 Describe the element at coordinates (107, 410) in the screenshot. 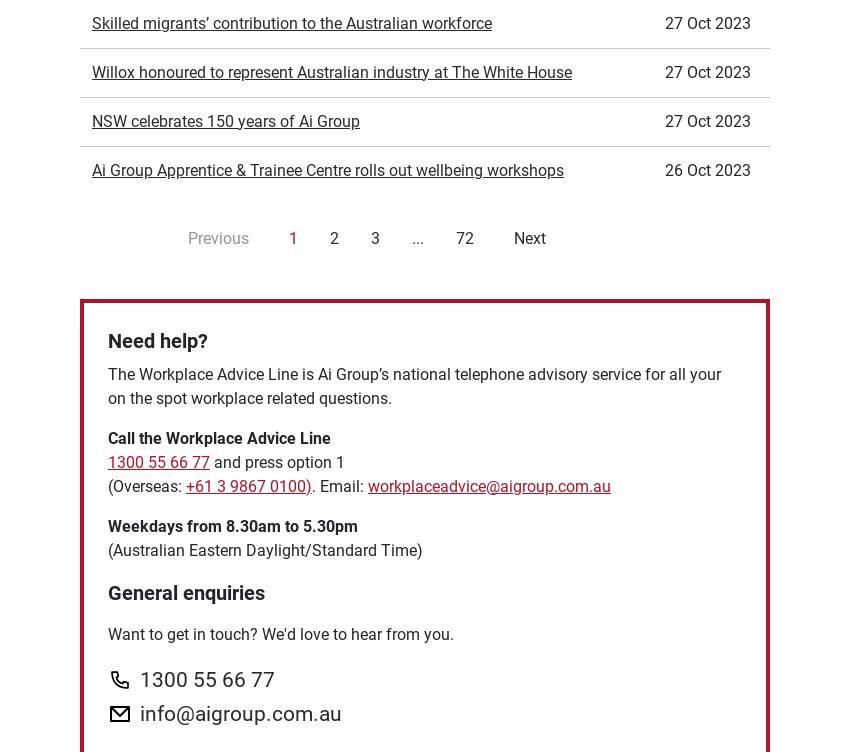

I see `'Want to get in touch? We'd love to hear from you.'` at that location.